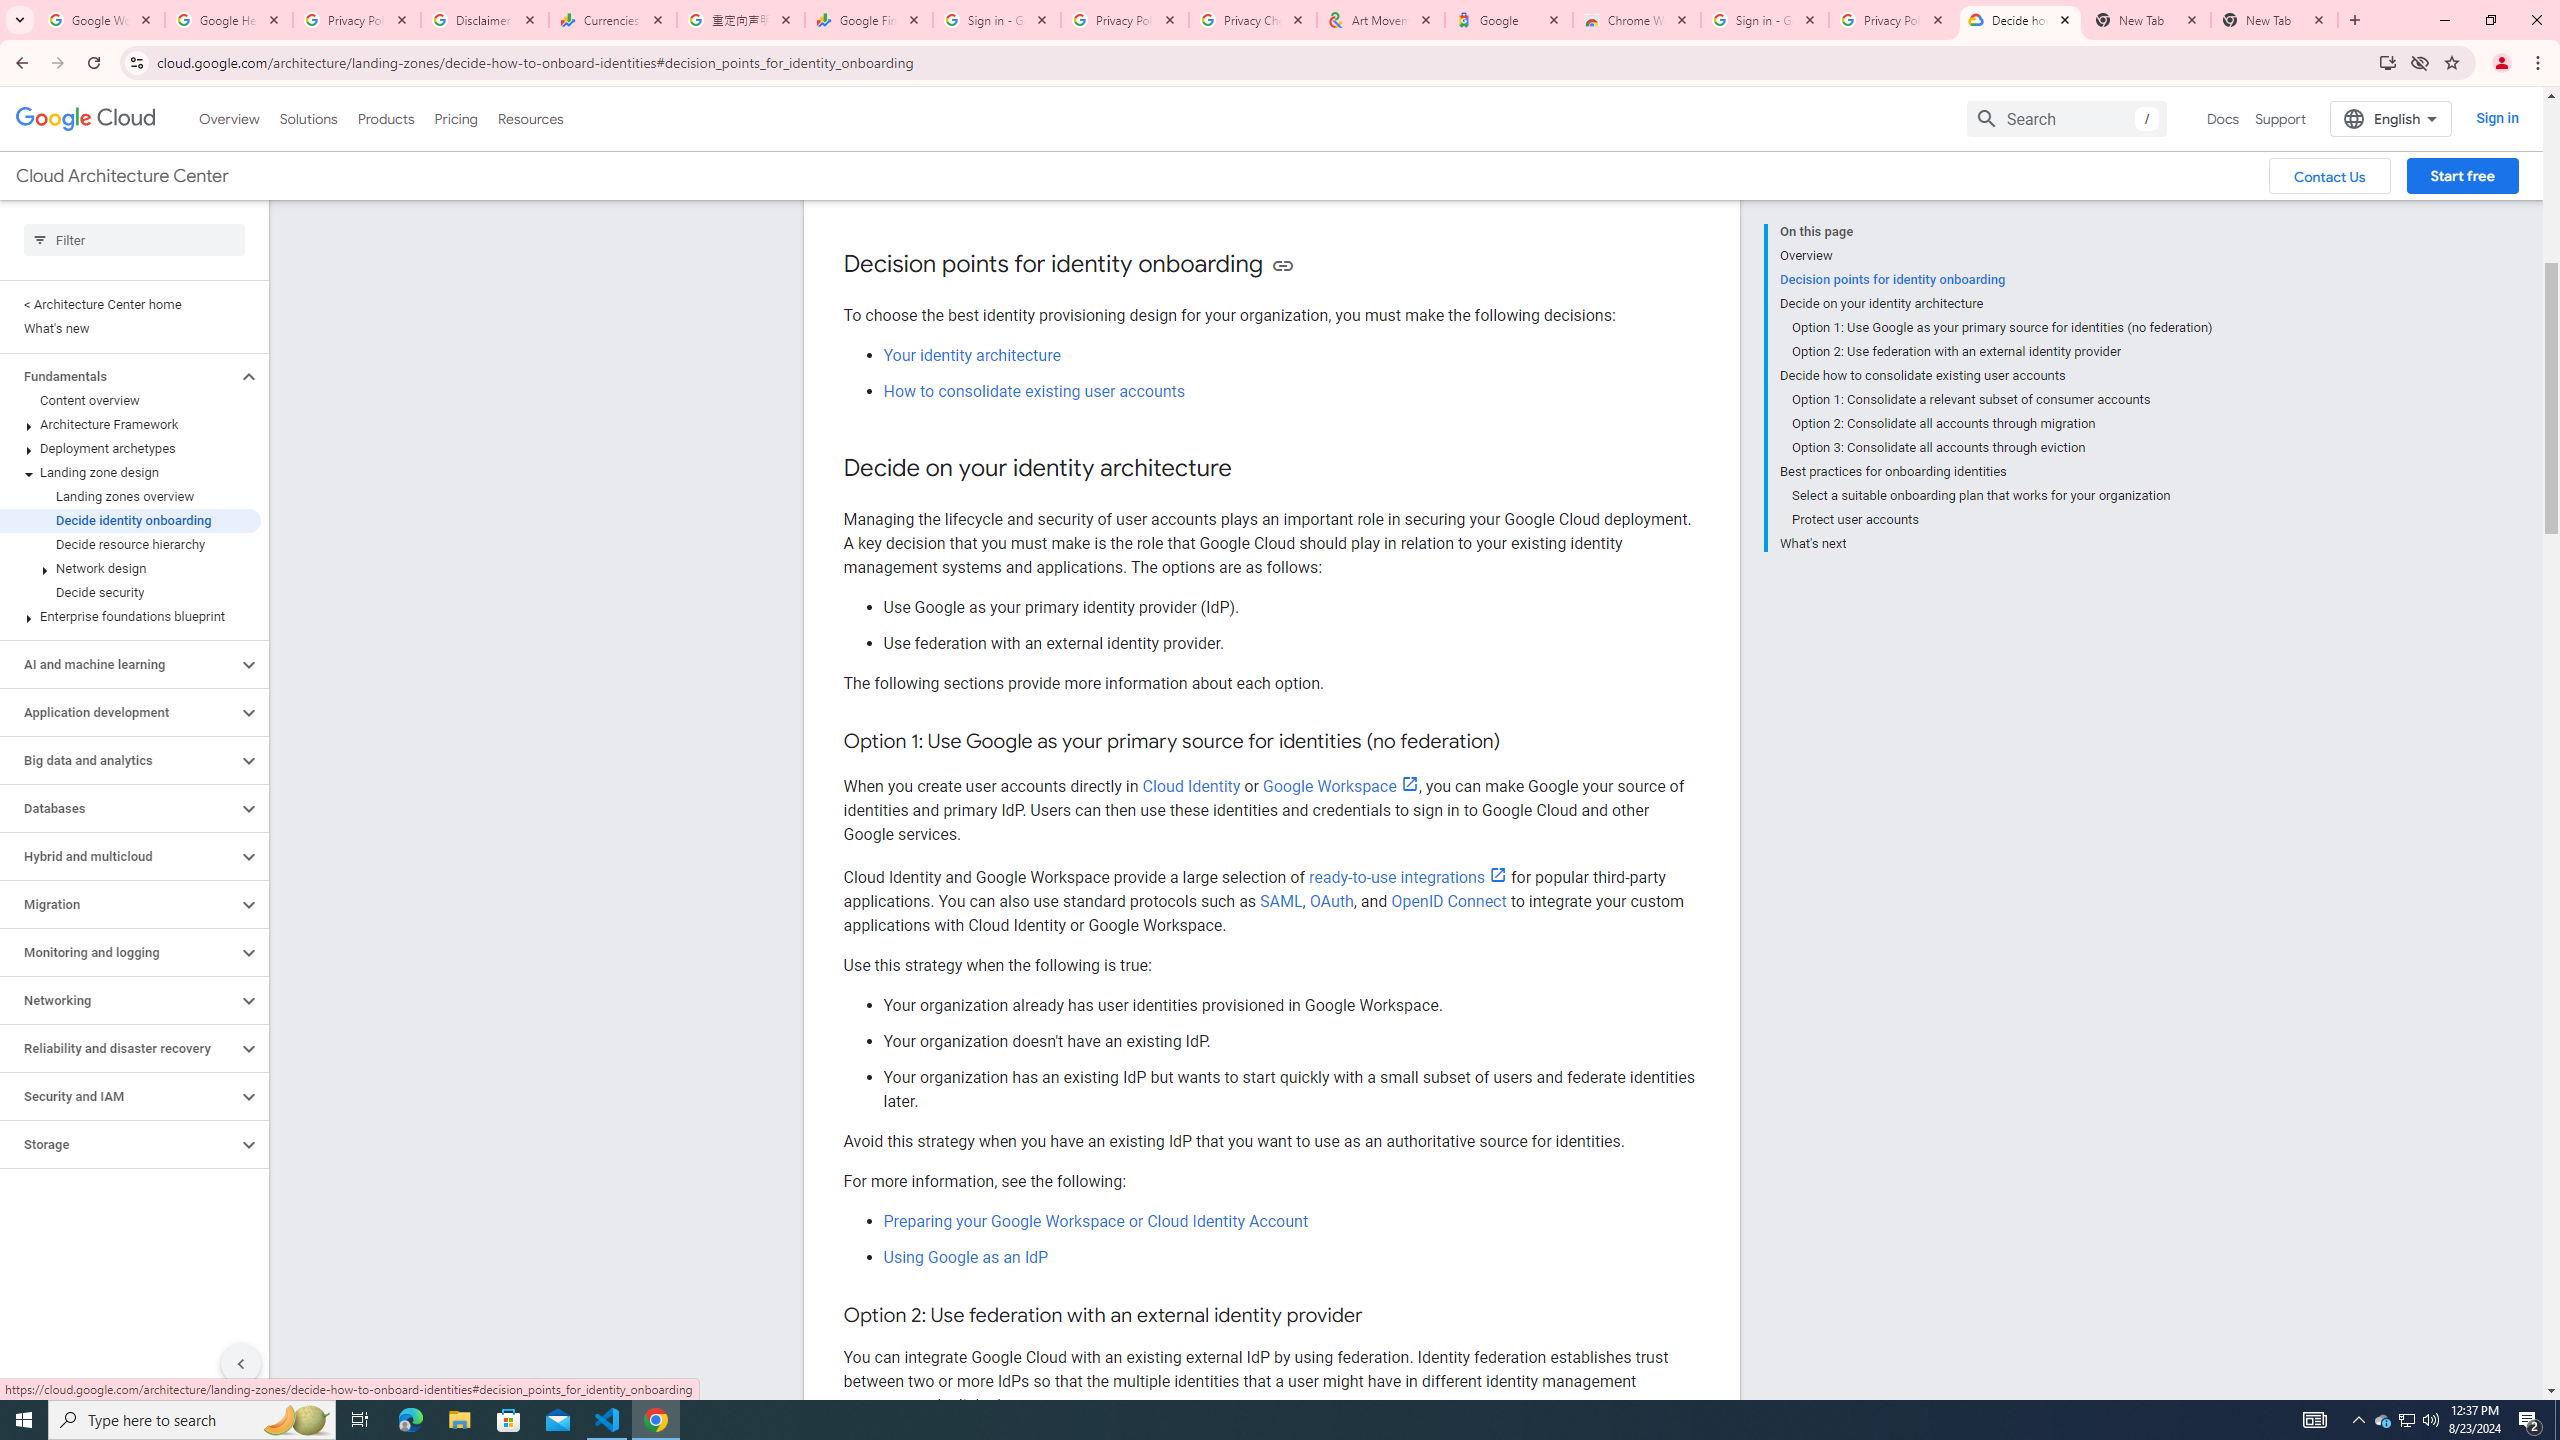 Image resolution: width=2560 pixels, height=1440 pixels. I want to click on 'Architecture Framework', so click(130, 424).